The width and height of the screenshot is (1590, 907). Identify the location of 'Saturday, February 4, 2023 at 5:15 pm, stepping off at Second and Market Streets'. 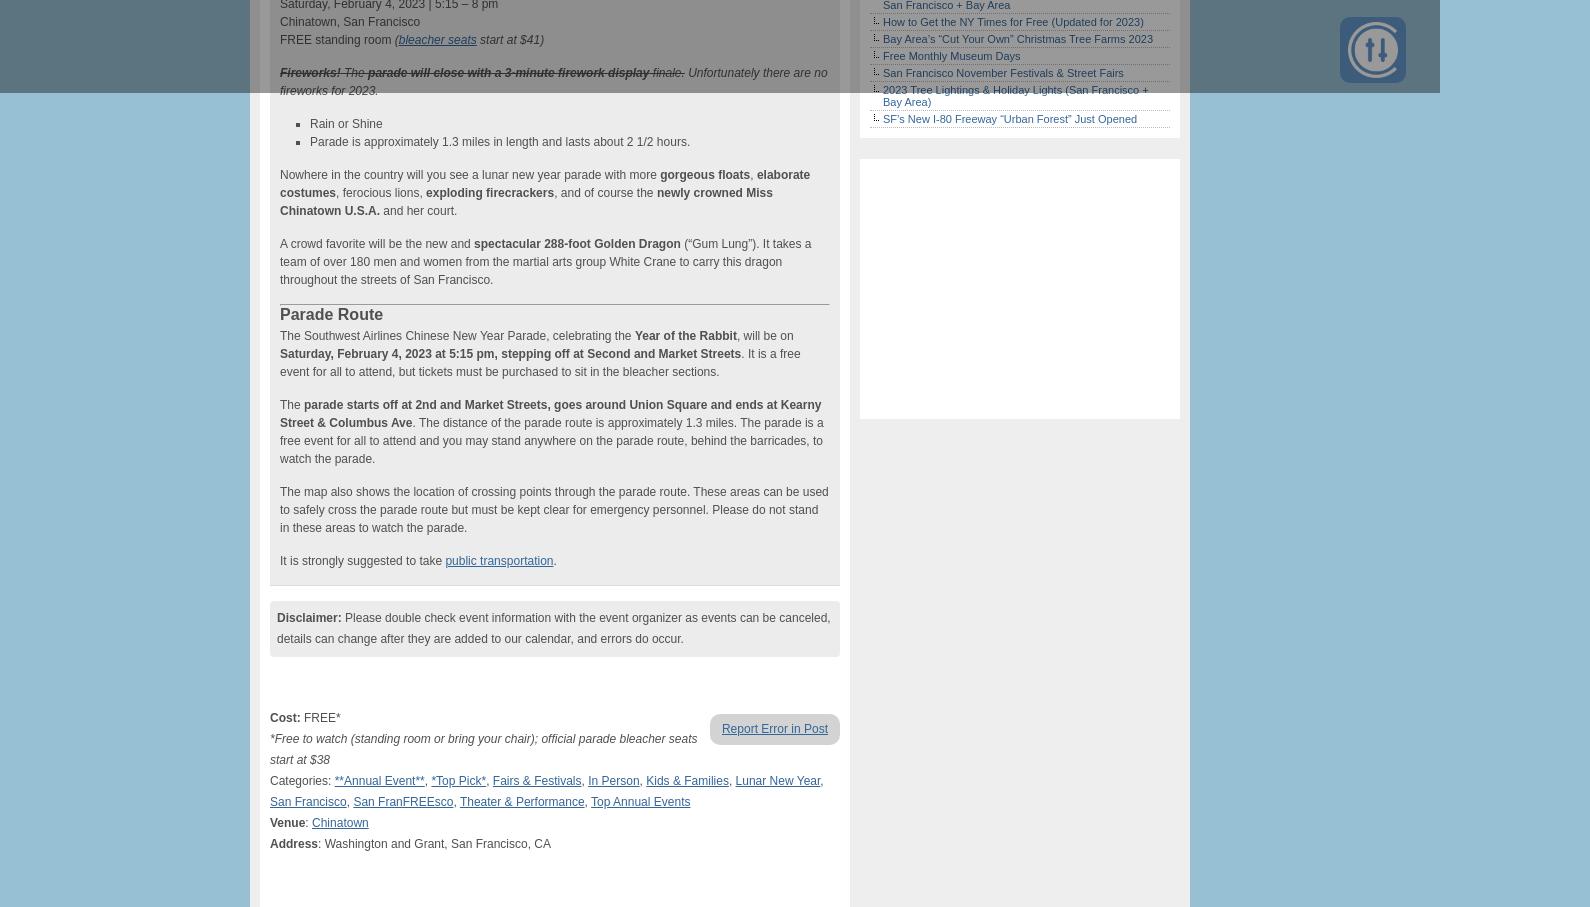
(509, 353).